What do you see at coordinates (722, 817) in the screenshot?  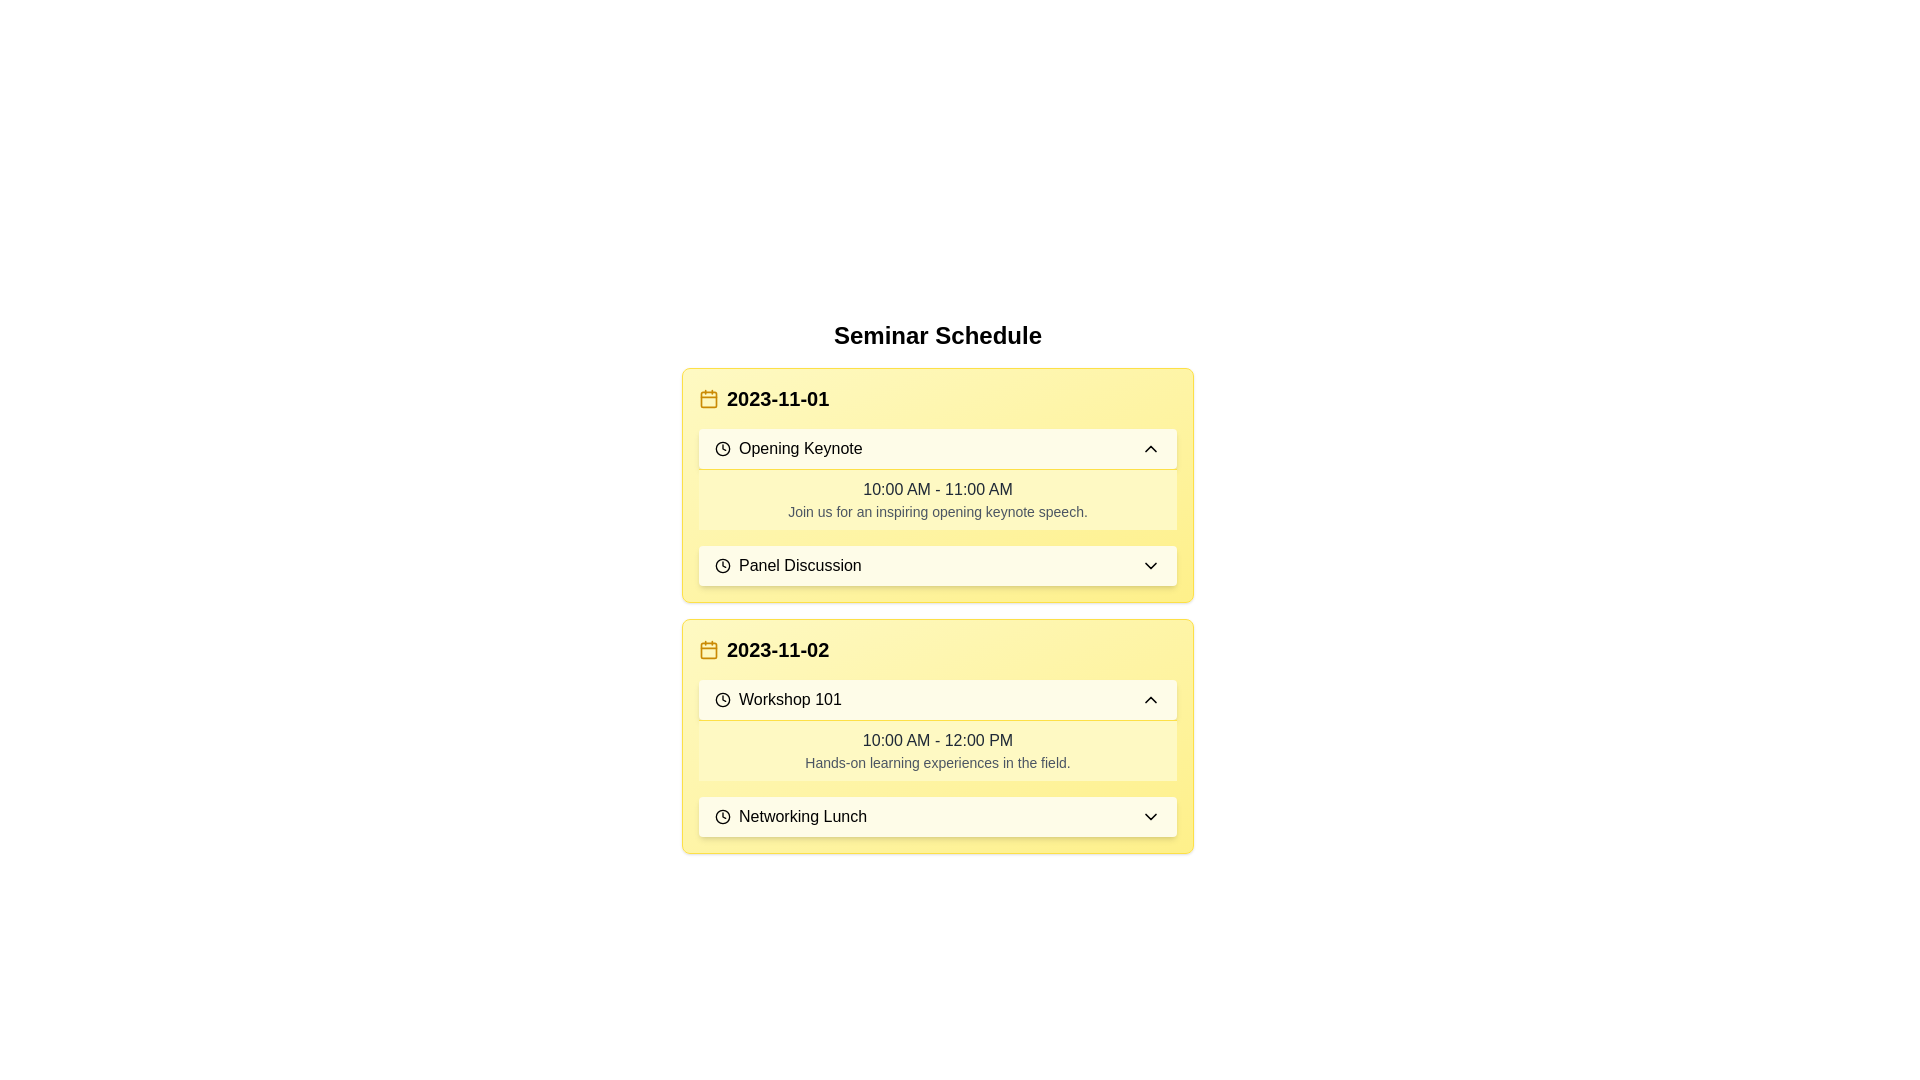 I see `the clock icon that visually indicates time, located to the left of the 'Networking Lunch' text in the seminar schedule for '2023-11-02'` at bounding box center [722, 817].